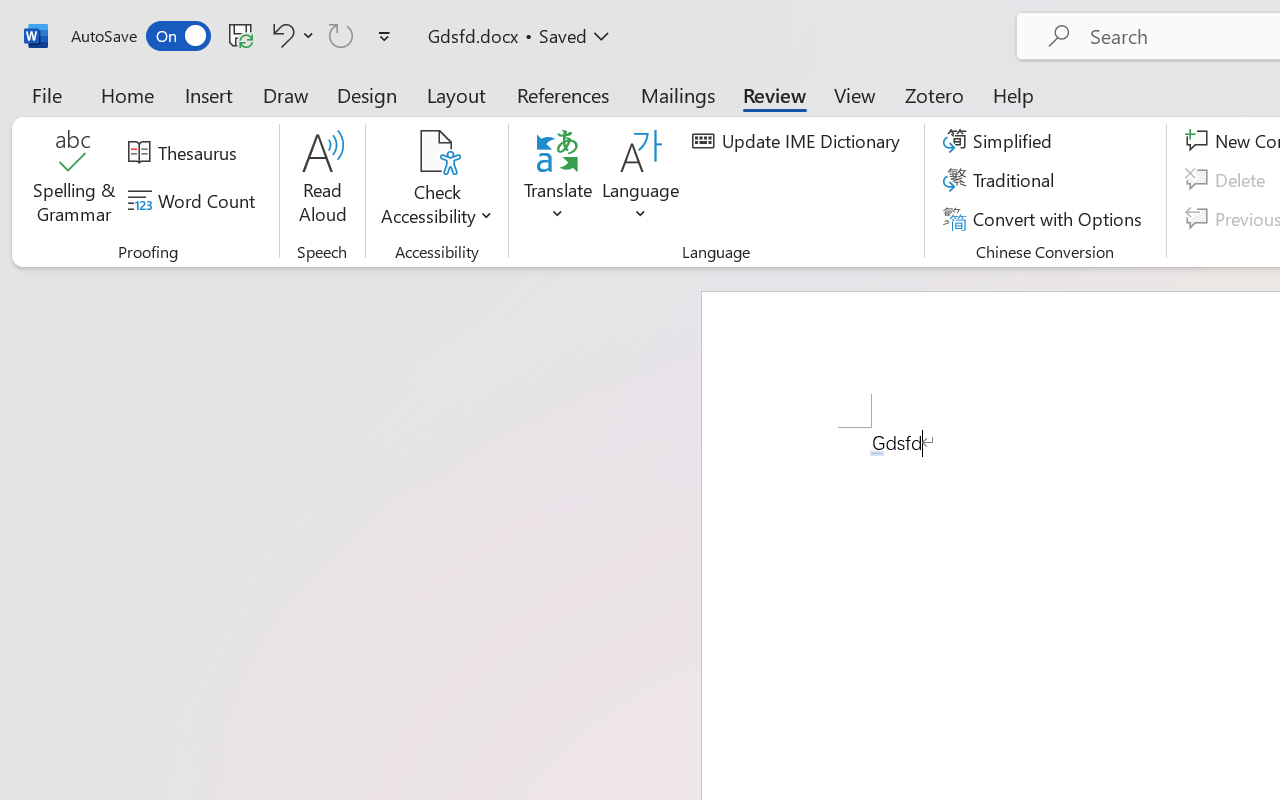  I want to click on 'Convert with Options...', so click(1044, 218).